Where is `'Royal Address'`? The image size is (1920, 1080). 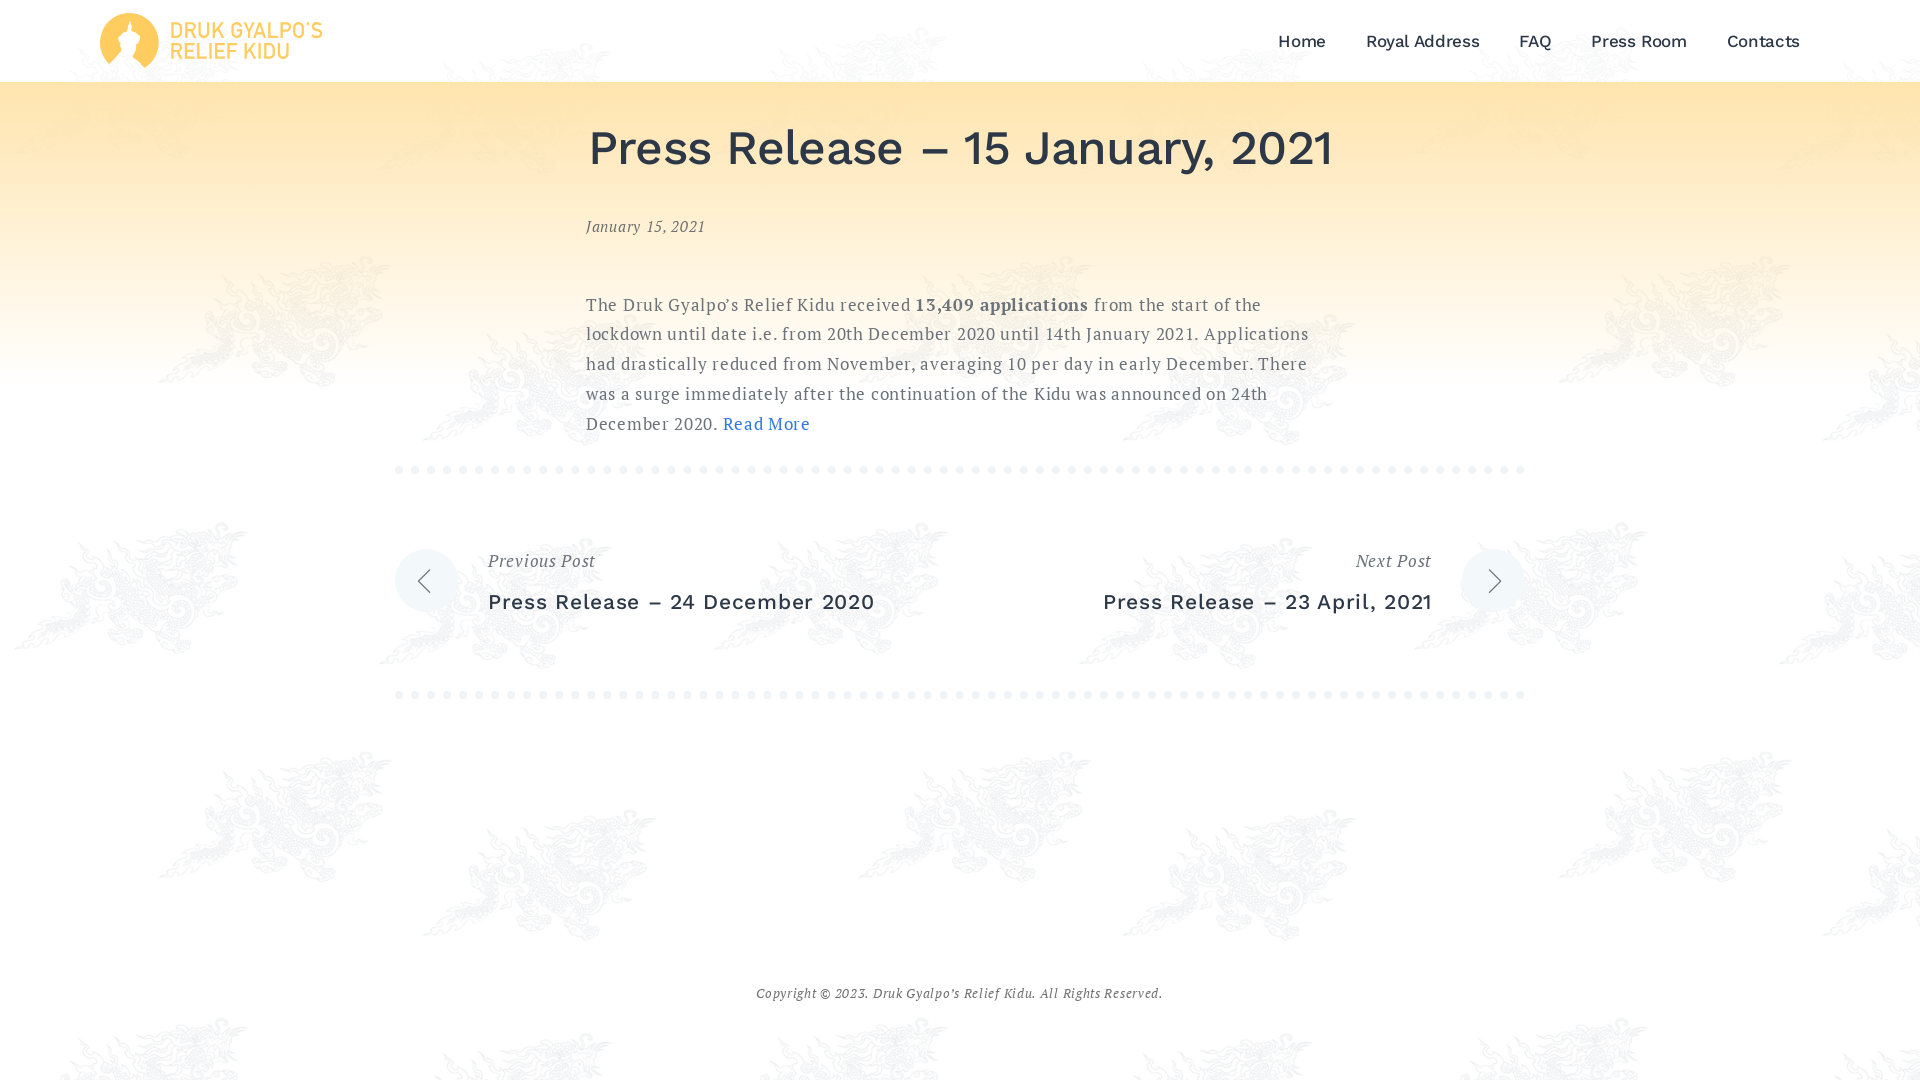
'Royal Address' is located at coordinates (1421, 41).